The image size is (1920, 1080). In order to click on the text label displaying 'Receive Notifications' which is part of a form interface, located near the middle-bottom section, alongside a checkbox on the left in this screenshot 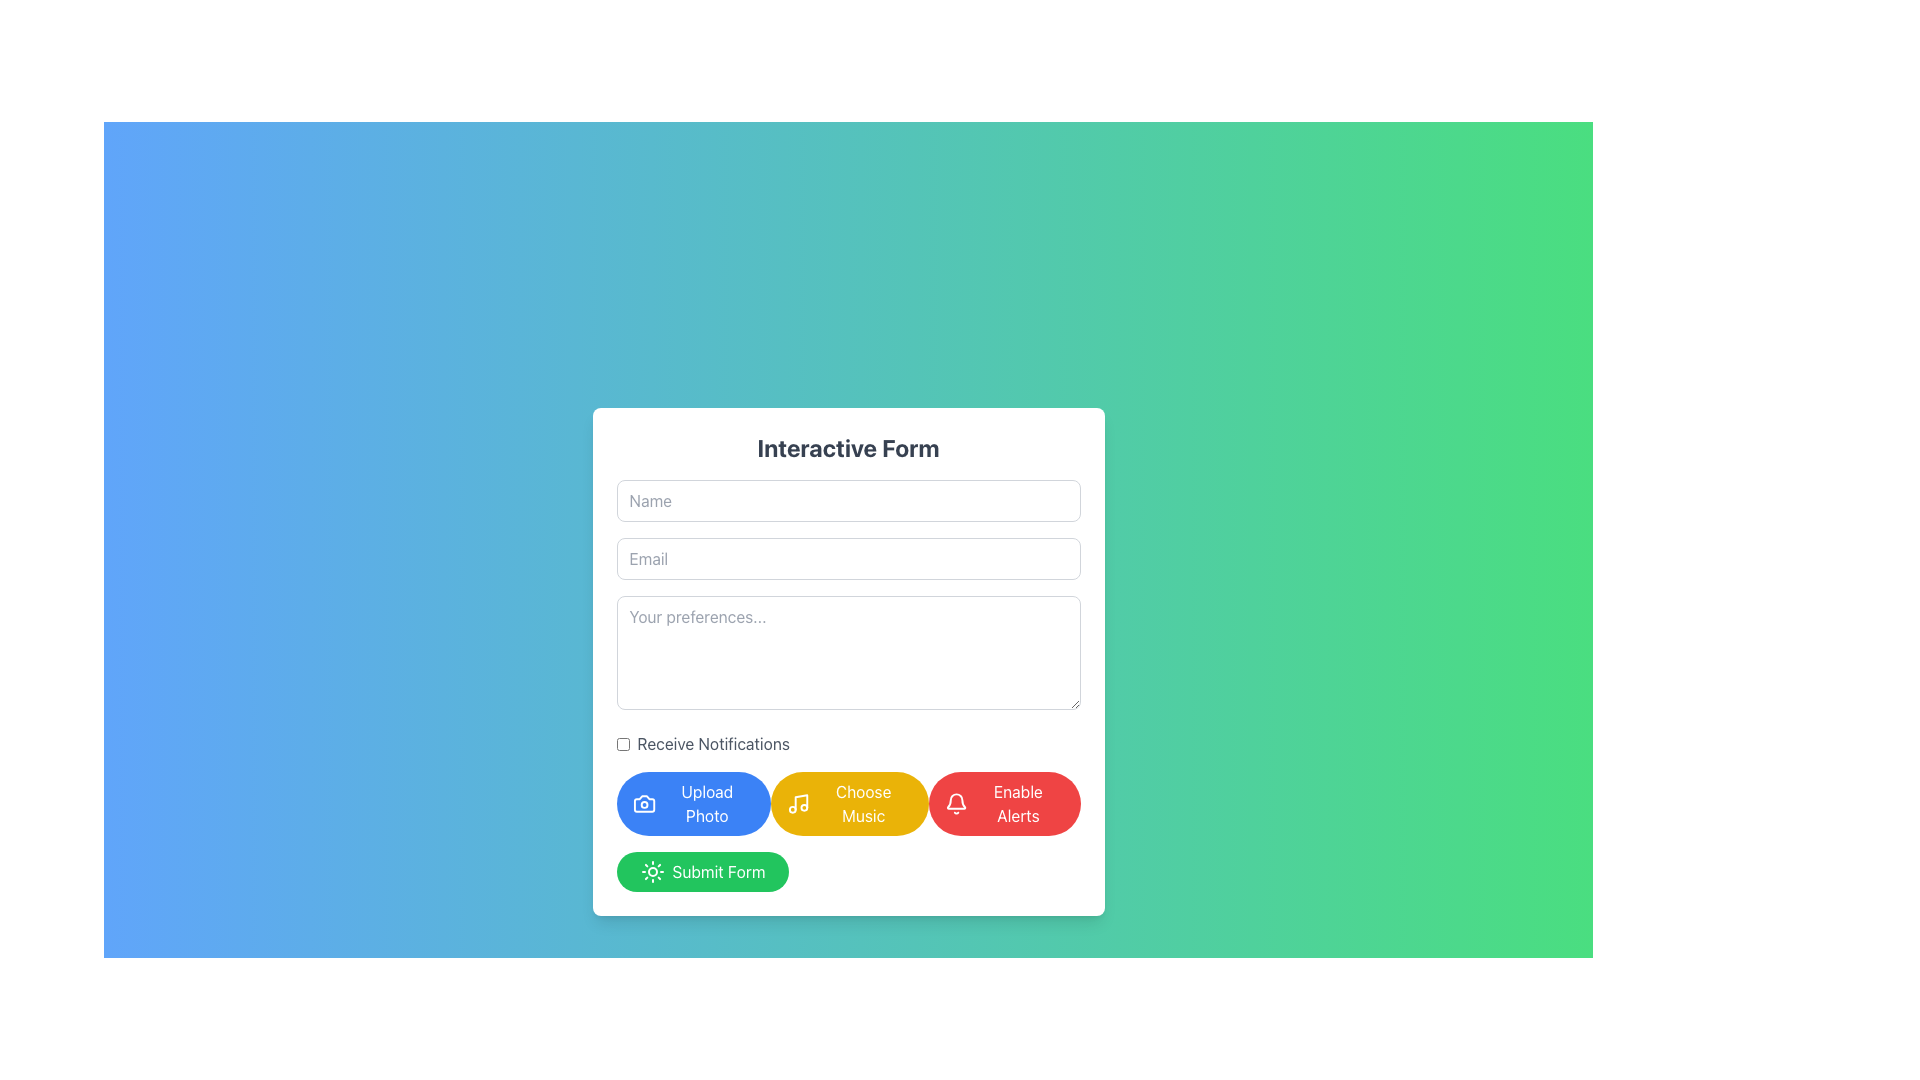, I will do `click(713, 744)`.